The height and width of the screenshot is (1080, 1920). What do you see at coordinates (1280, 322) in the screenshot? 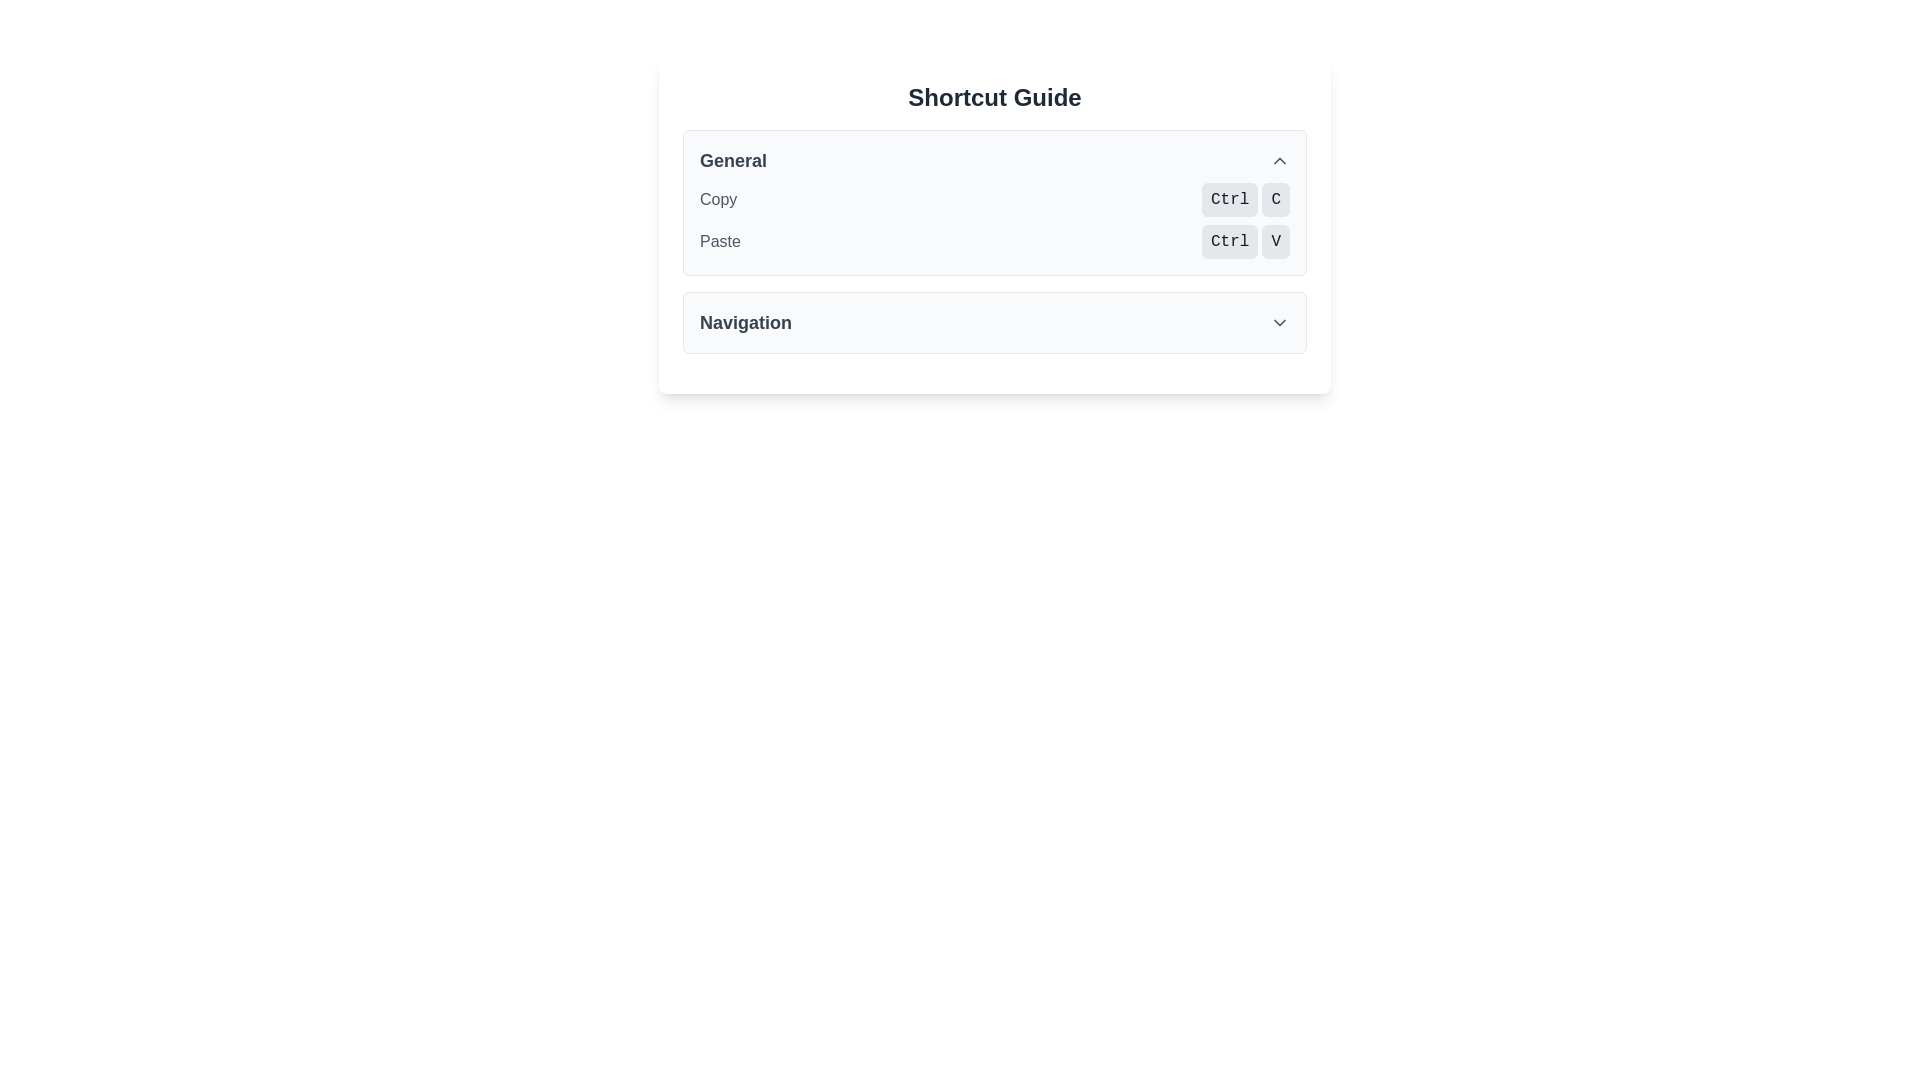
I see `the downward-pointing arrow icon located to the far right of the 'Navigation' label` at bounding box center [1280, 322].